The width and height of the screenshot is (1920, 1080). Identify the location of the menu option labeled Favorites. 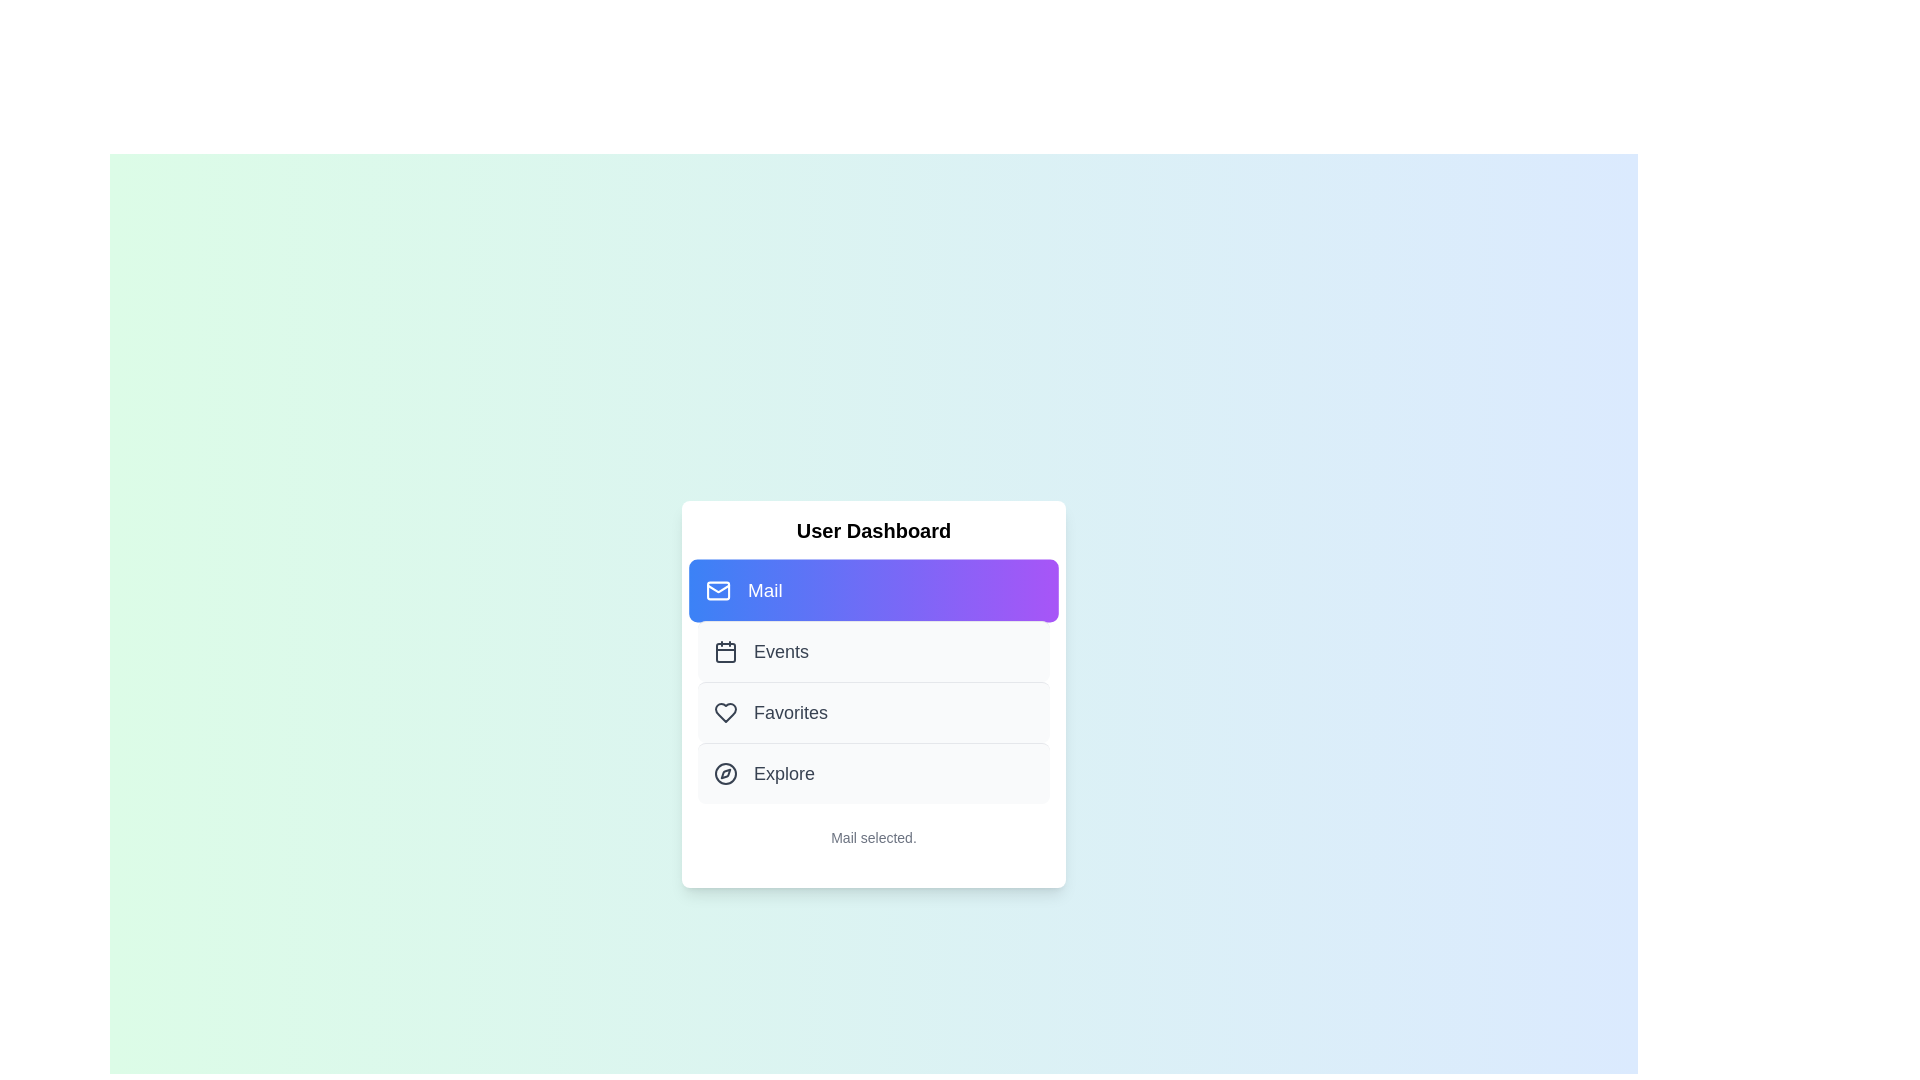
(873, 711).